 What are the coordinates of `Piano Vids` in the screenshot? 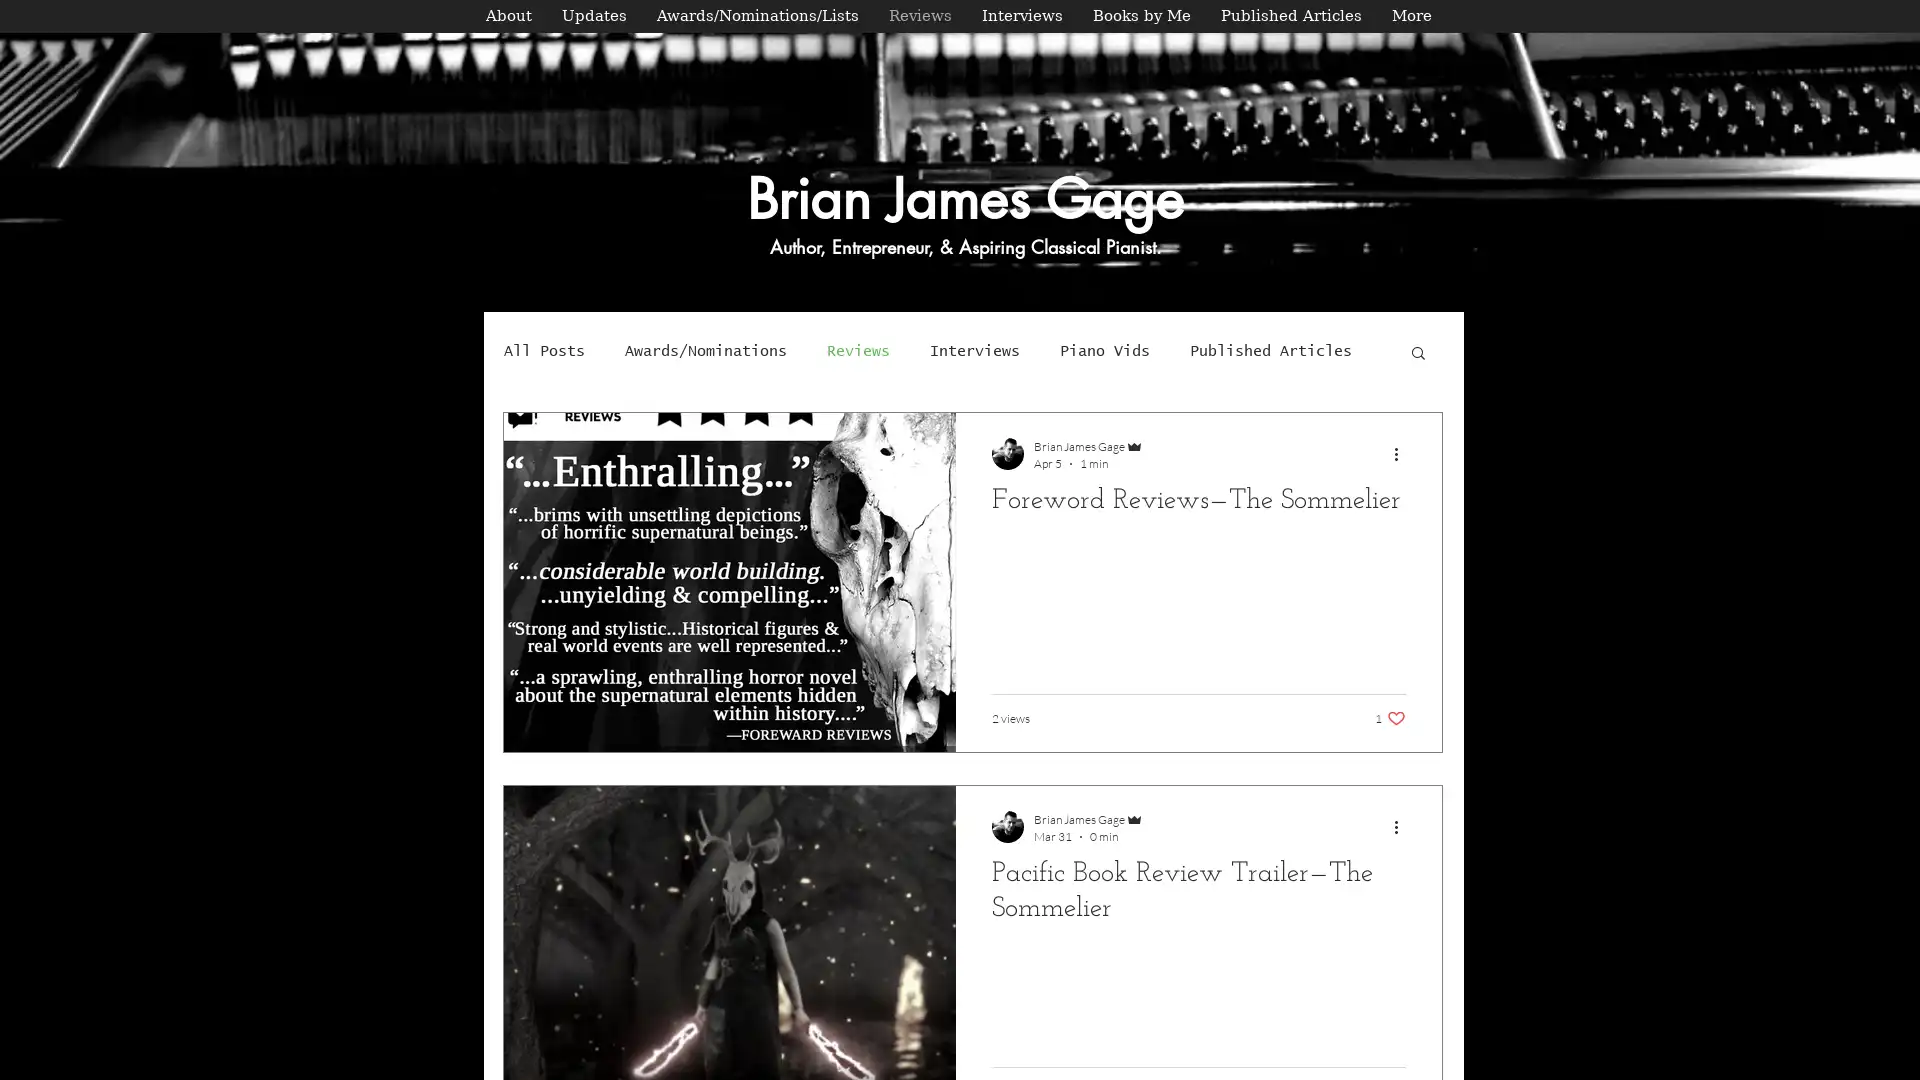 It's located at (1103, 350).